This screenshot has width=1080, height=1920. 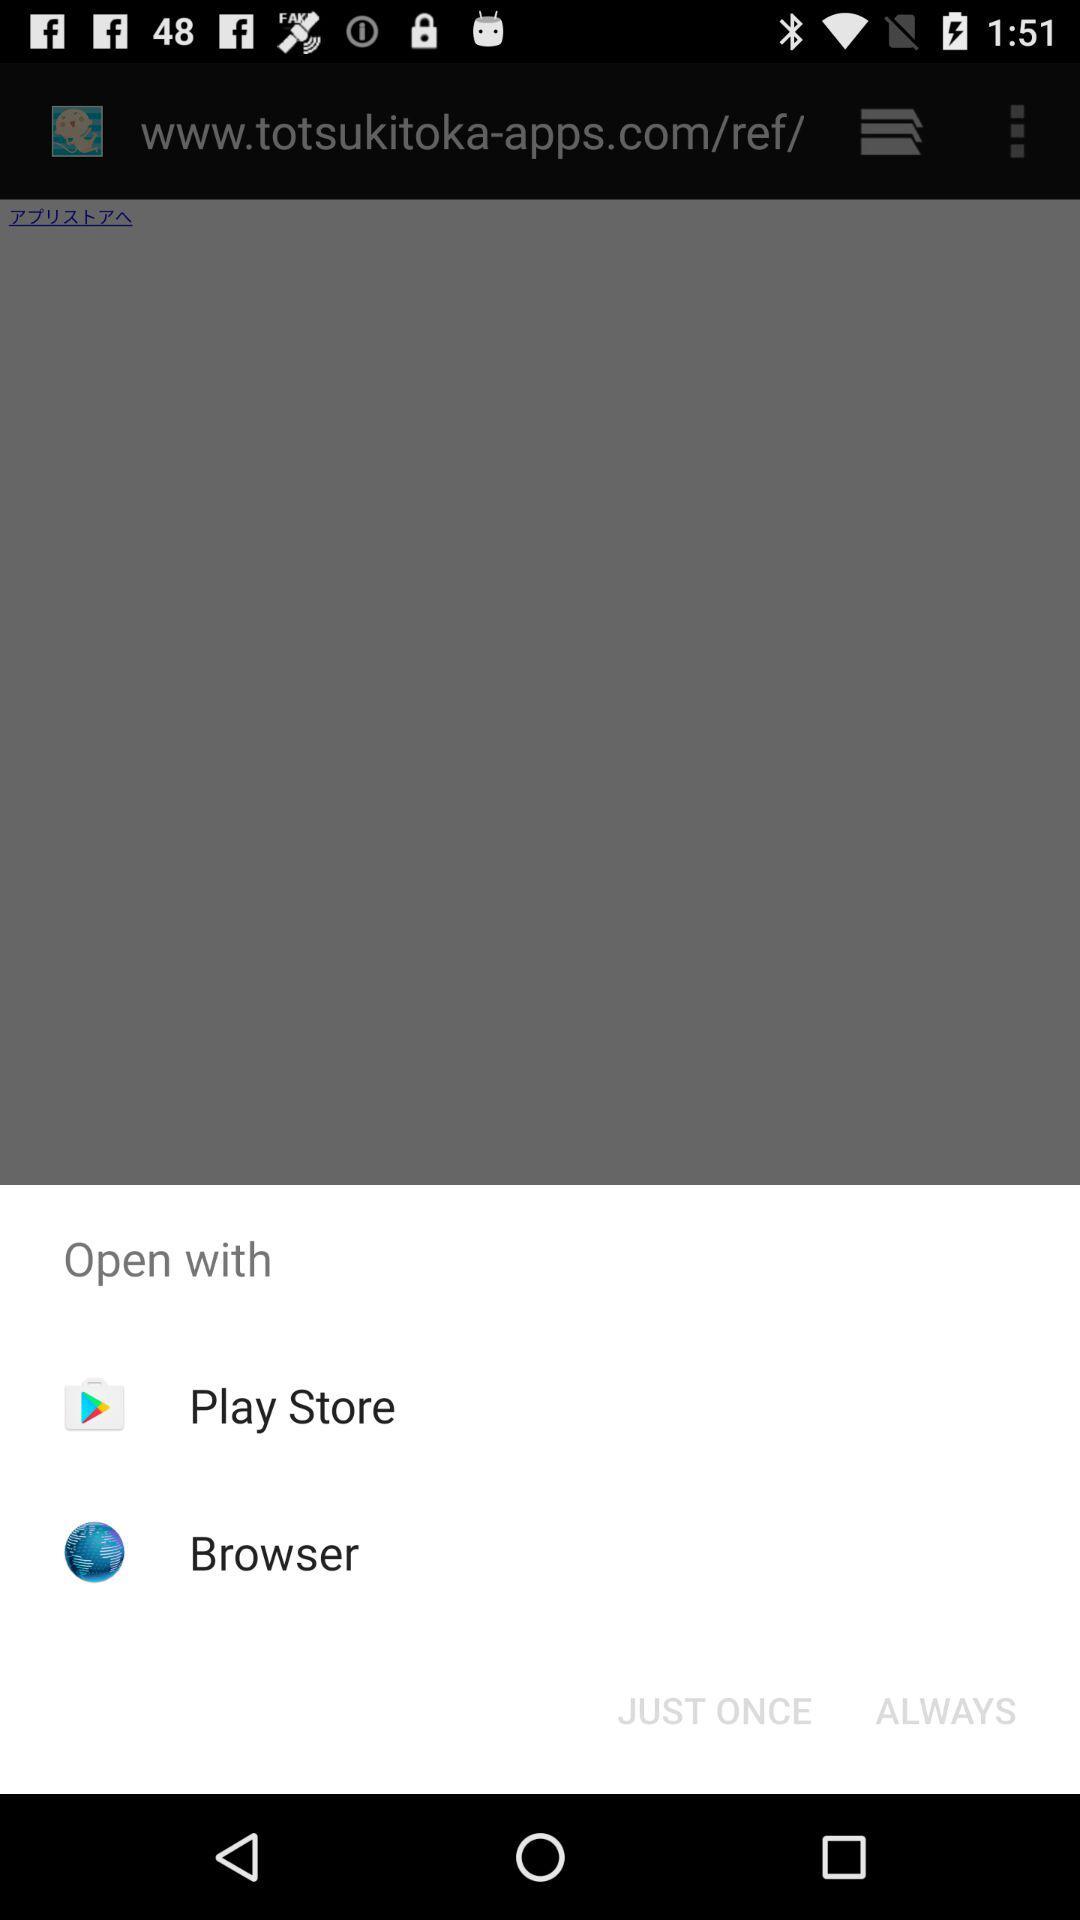 I want to click on the icon at the bottom, so click(x=713, y=1708).